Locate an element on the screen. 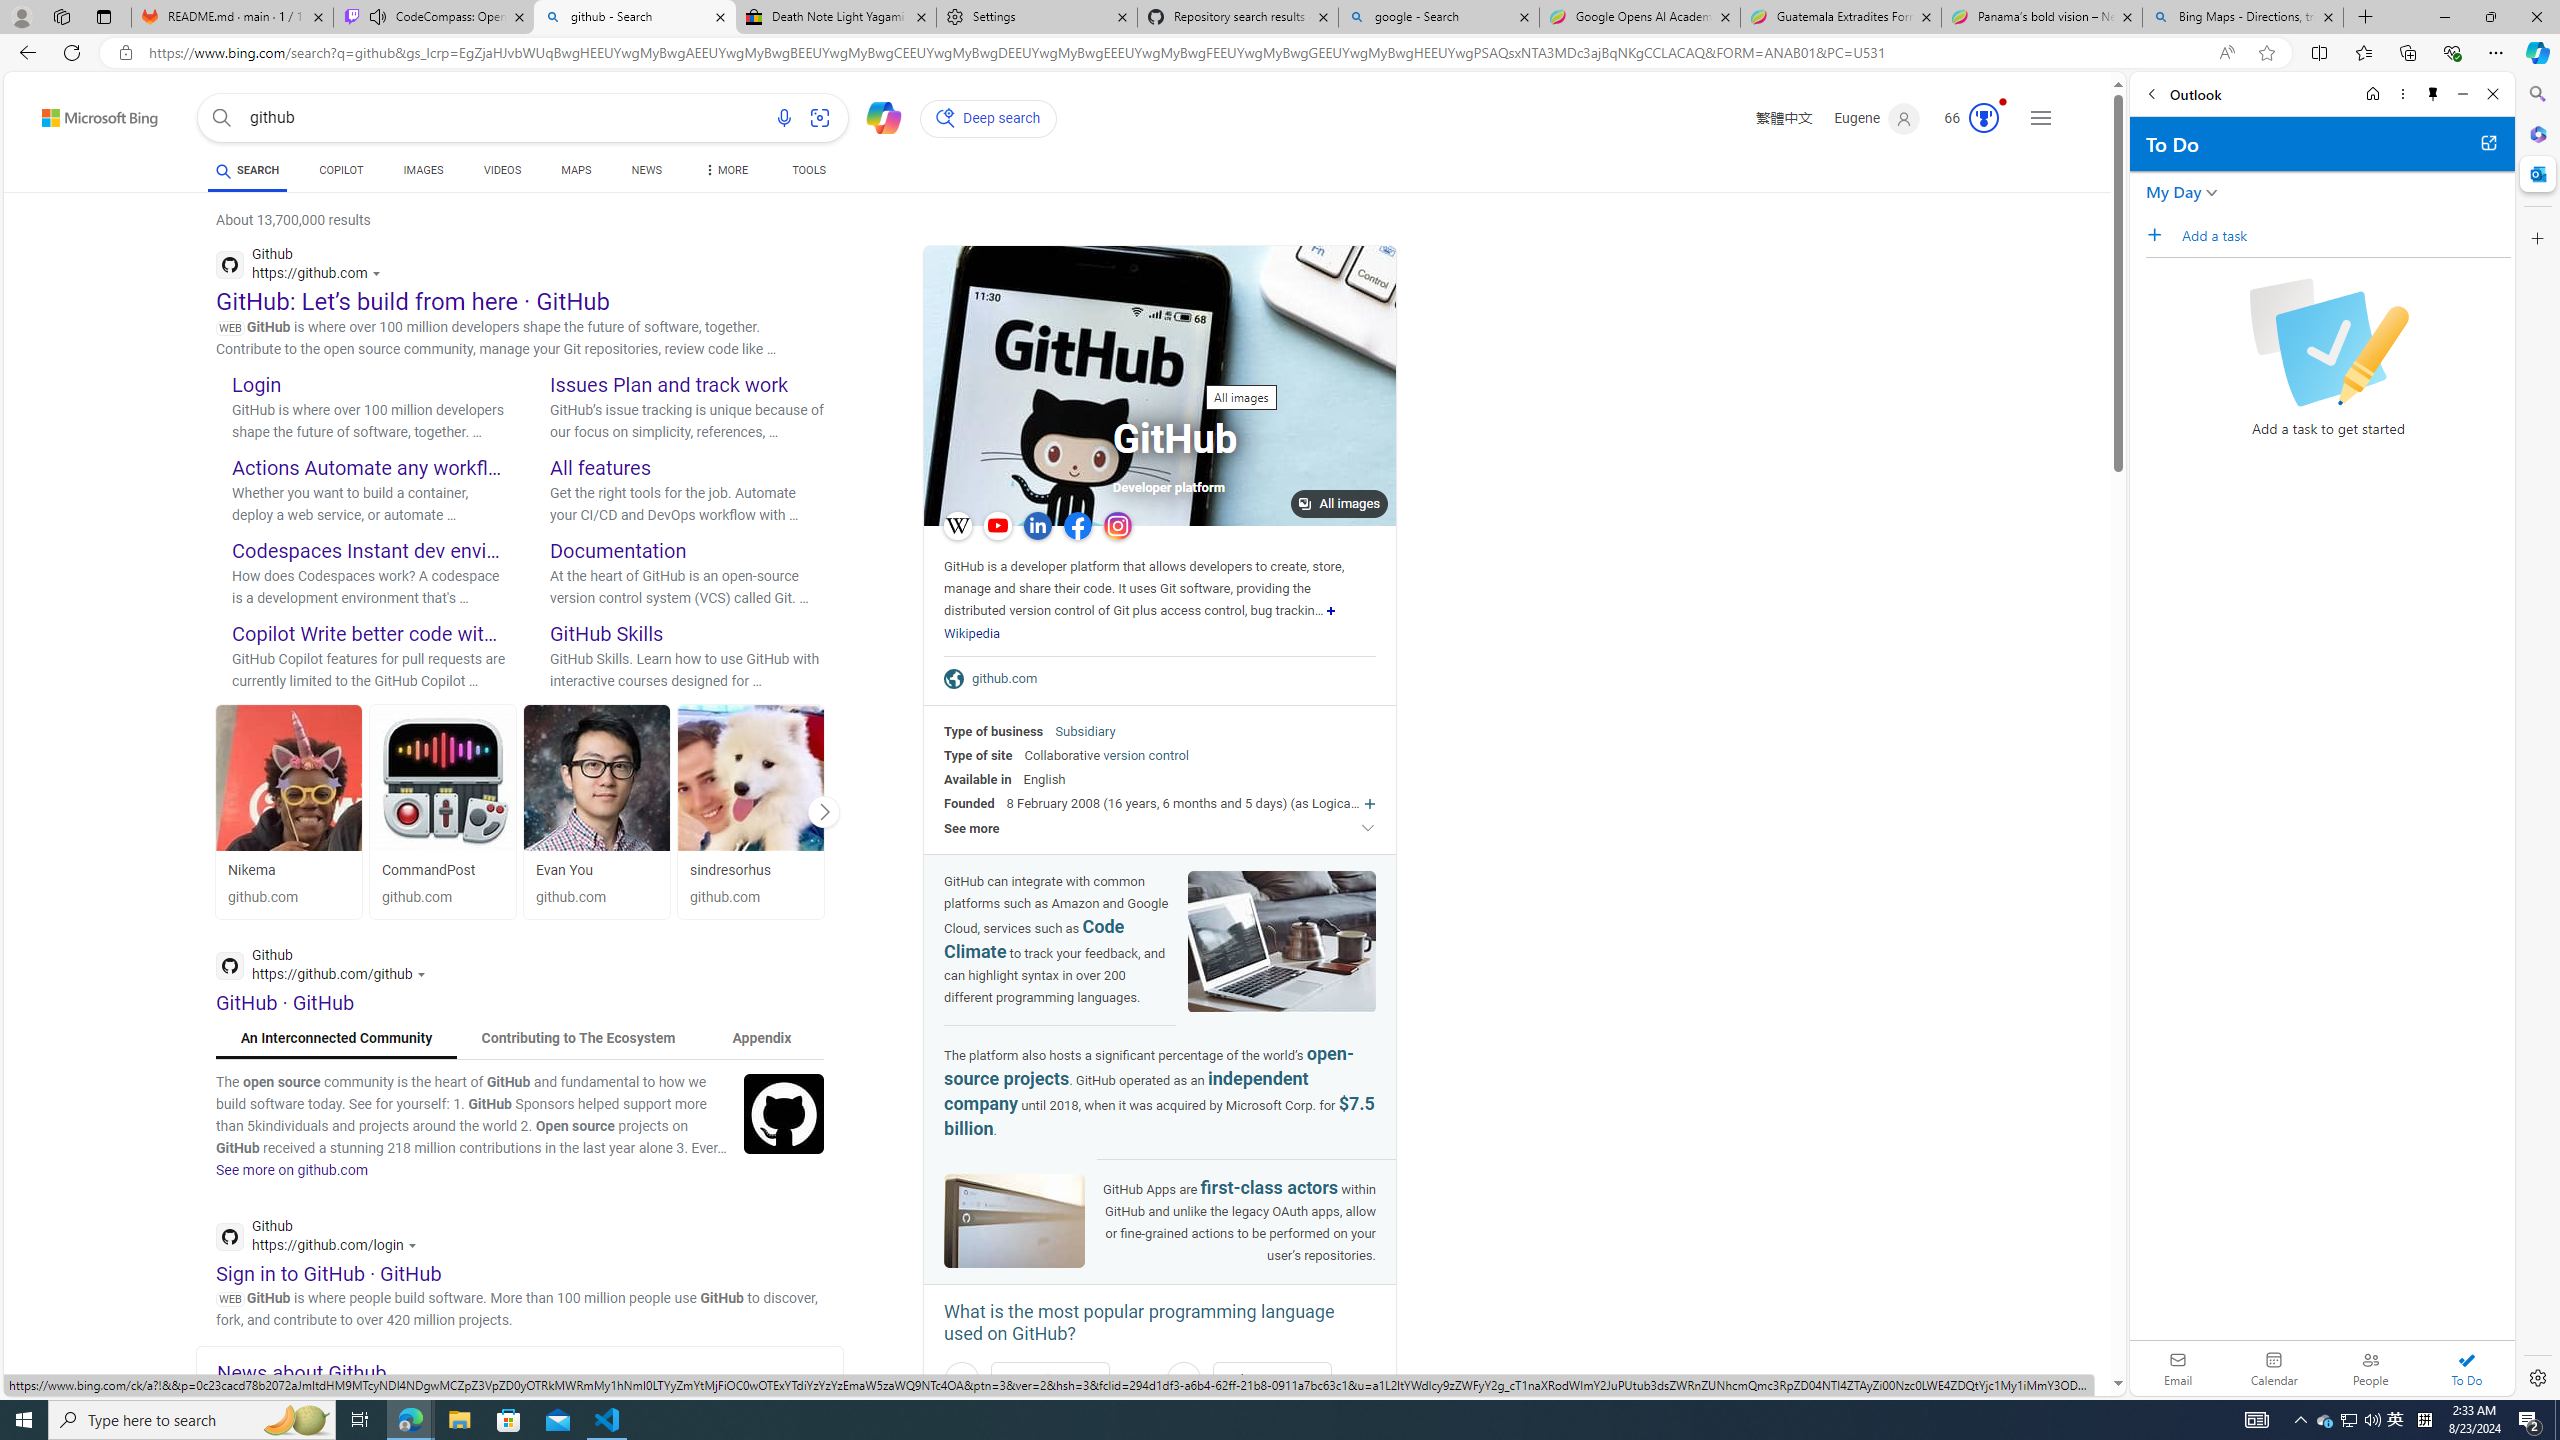 Image resolution: width=2560 pixels, height=1440 pixels. 'Calendar. Date today is 22' is located at coordinates (2274, 1367).